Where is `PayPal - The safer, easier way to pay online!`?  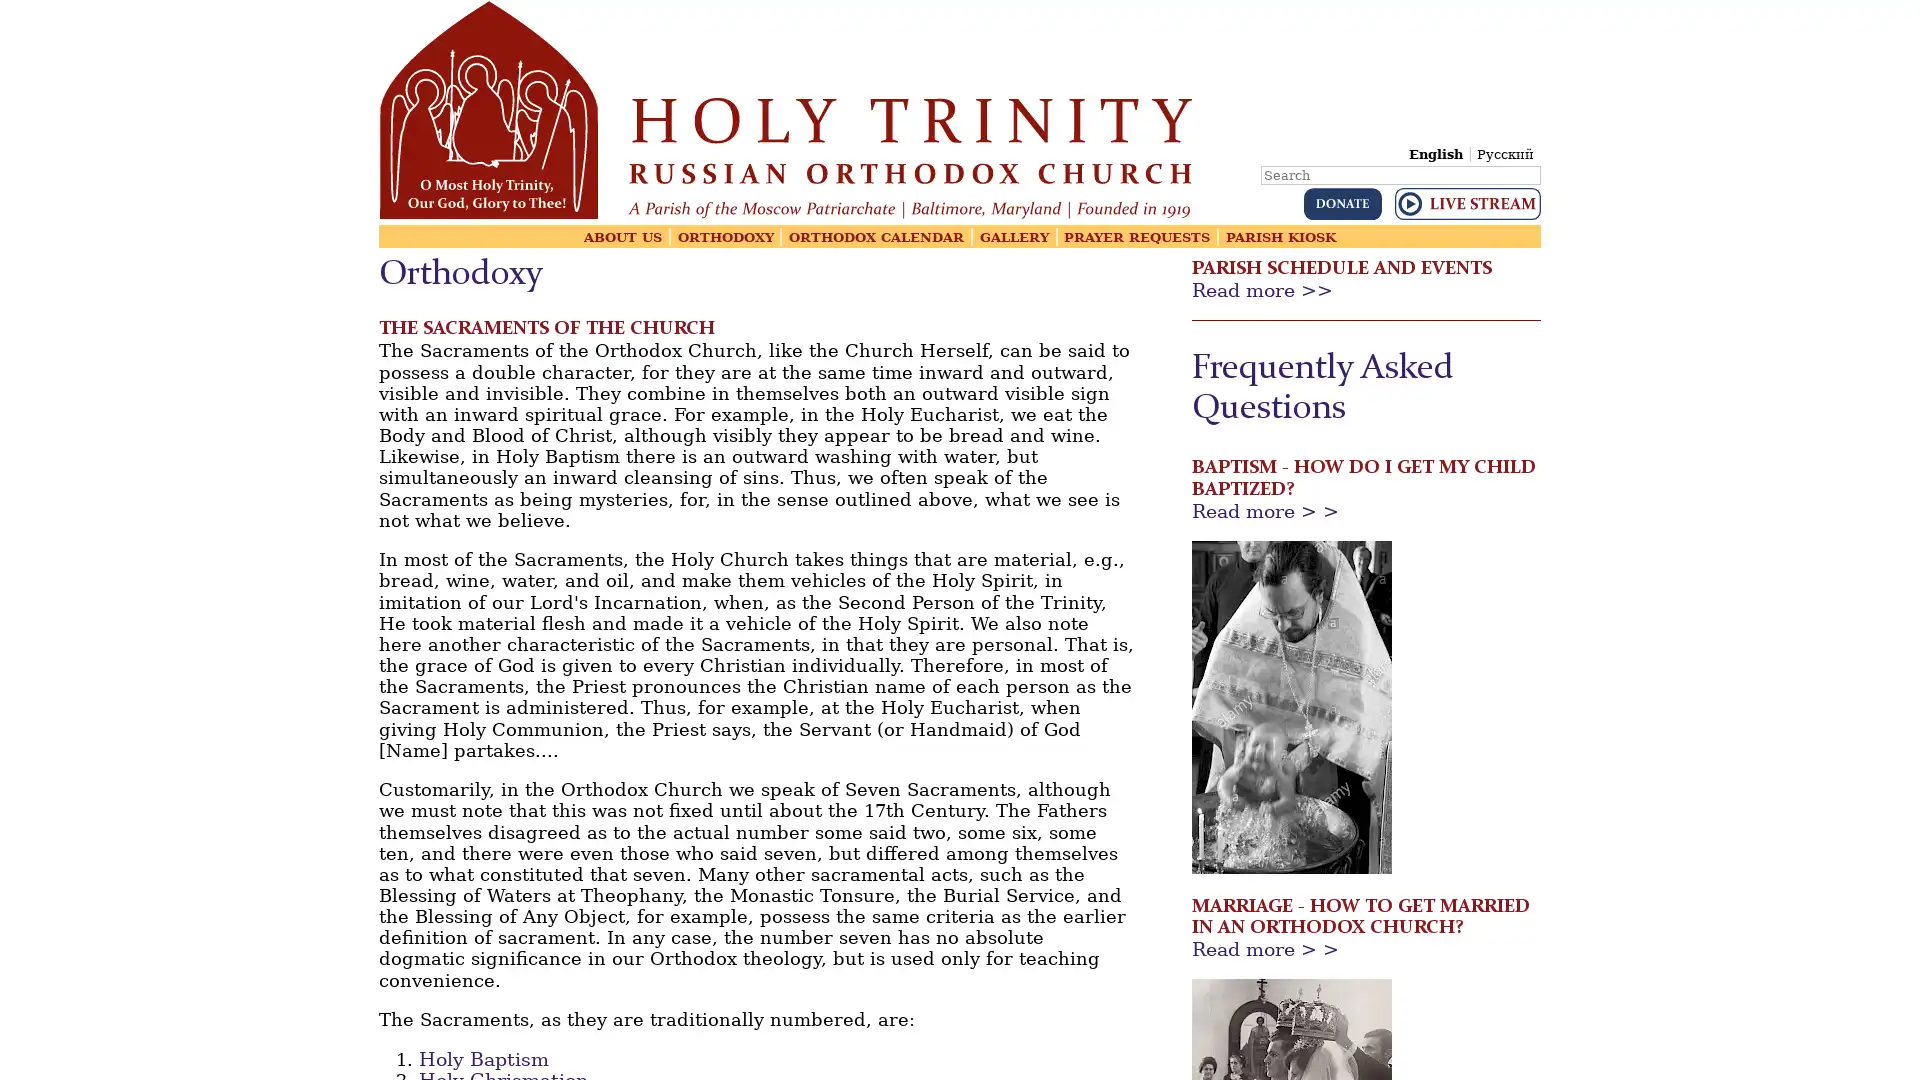
PayPal - The safer, easier way to pay online! is located at coordinates (1342, 204).